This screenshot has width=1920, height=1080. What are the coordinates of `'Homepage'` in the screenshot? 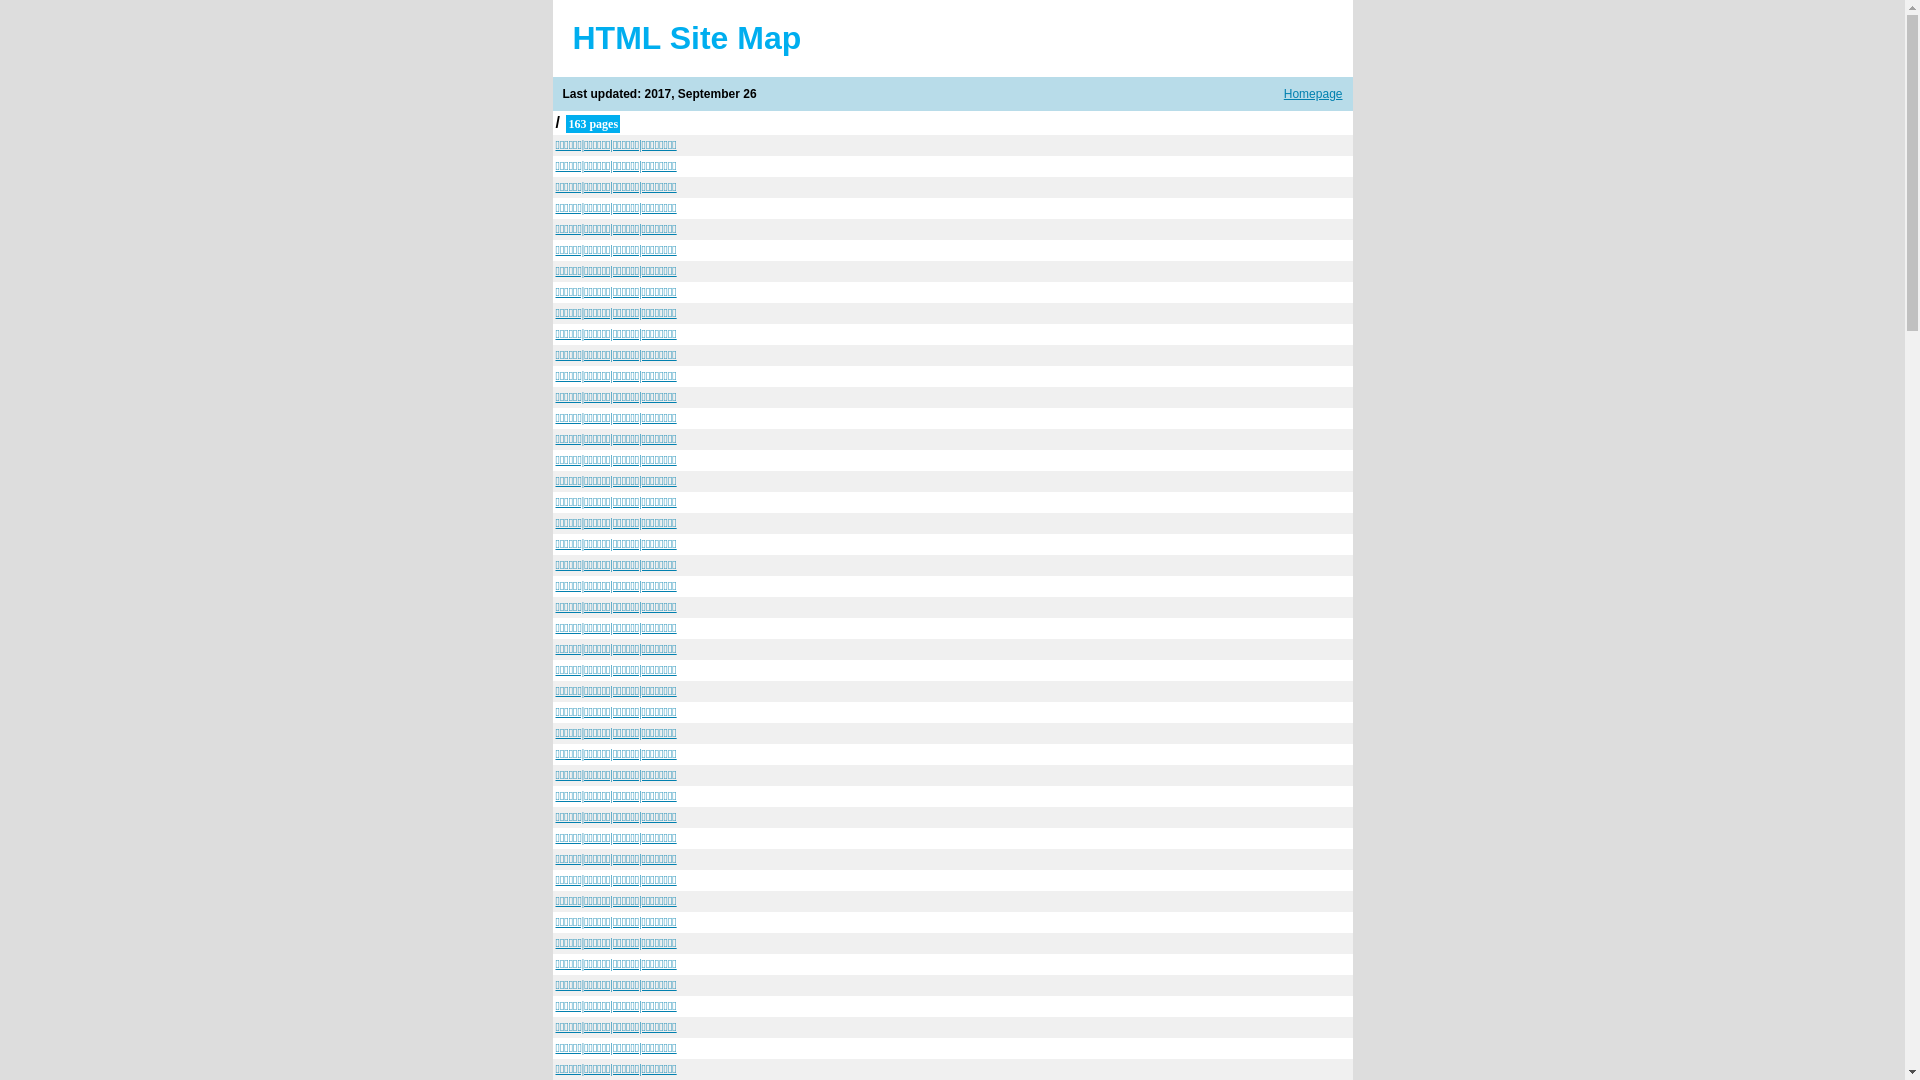 It's located at (1313, 93).